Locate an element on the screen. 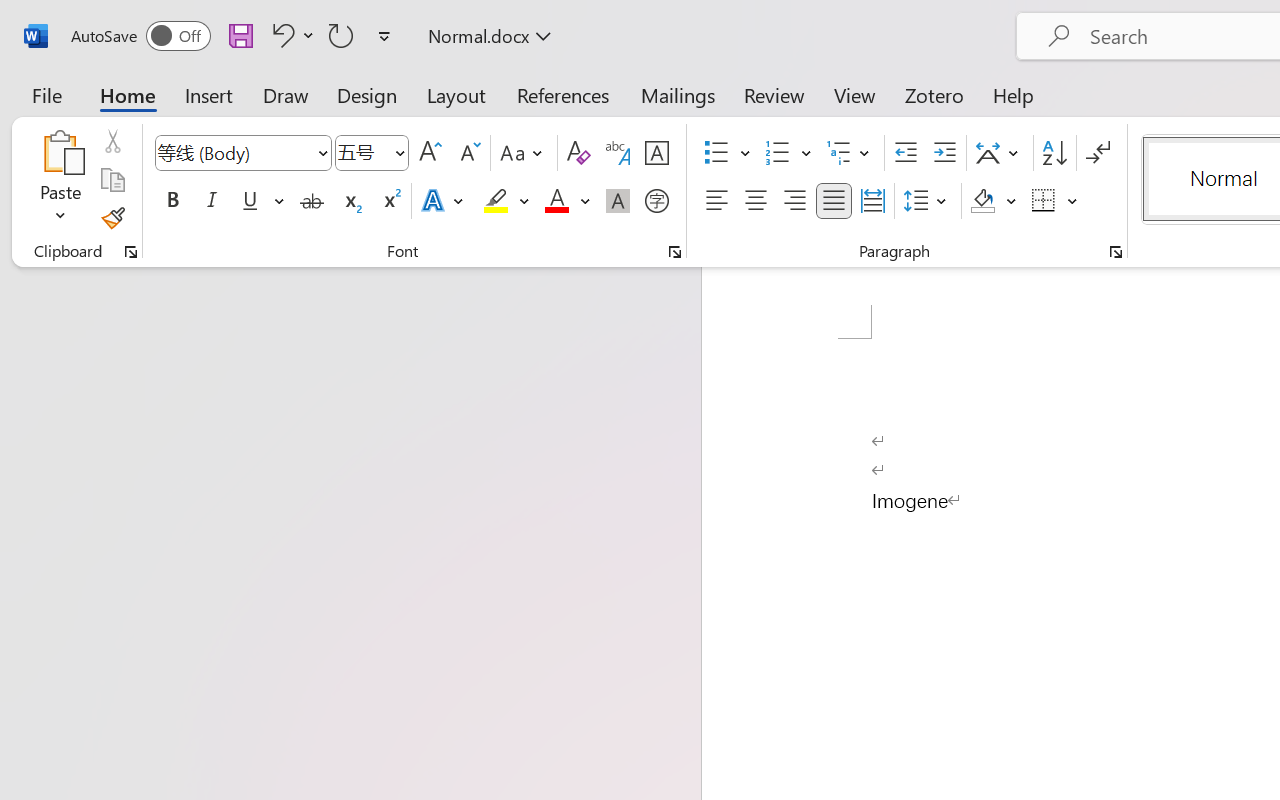 Image resolution: width=1280 pixels, height=800 pixels. 'Align Right' is located at coordinates (793, 201).